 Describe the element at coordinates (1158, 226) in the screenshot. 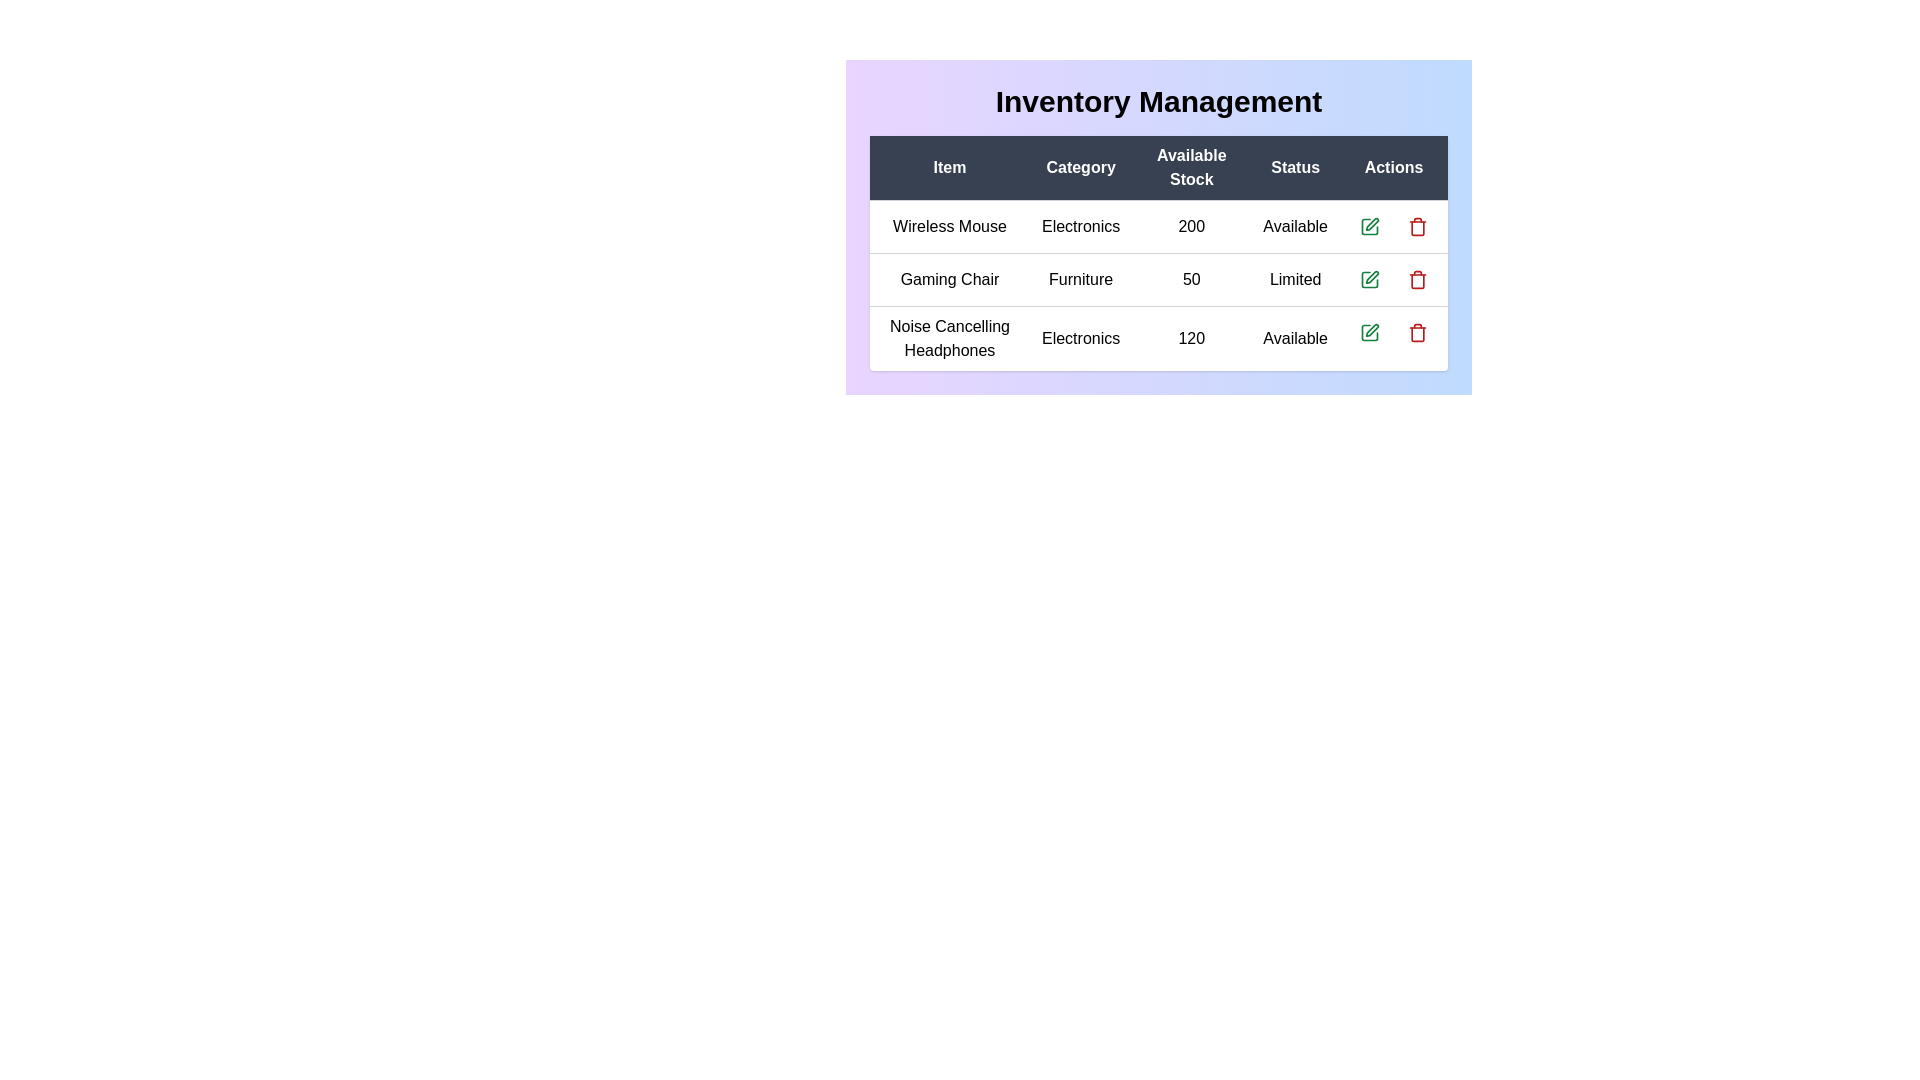

I see `the row corresponding to Wireless Mouse` at that location.